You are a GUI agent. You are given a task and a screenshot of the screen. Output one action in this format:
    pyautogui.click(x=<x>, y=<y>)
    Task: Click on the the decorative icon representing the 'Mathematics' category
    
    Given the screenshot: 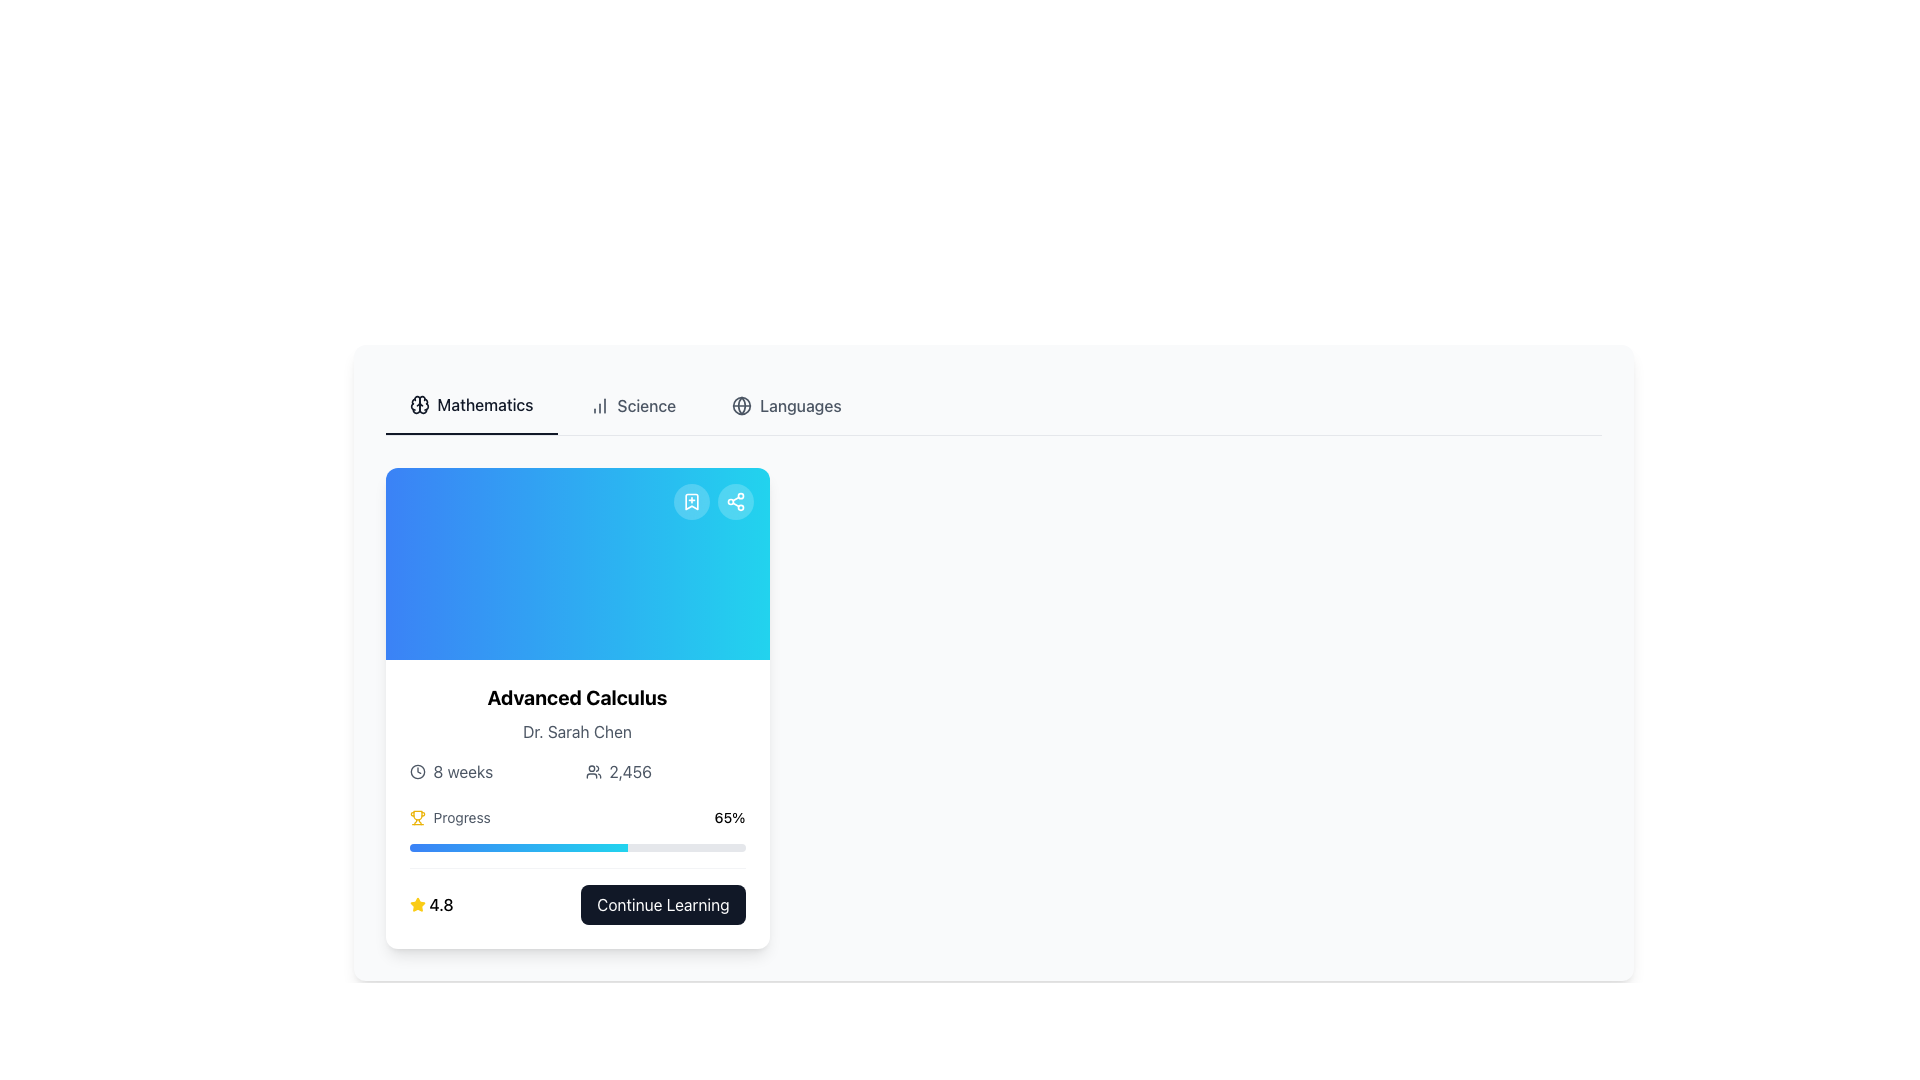 What is the action you would take?
    pyautogui.click(x=418, y=405)
    